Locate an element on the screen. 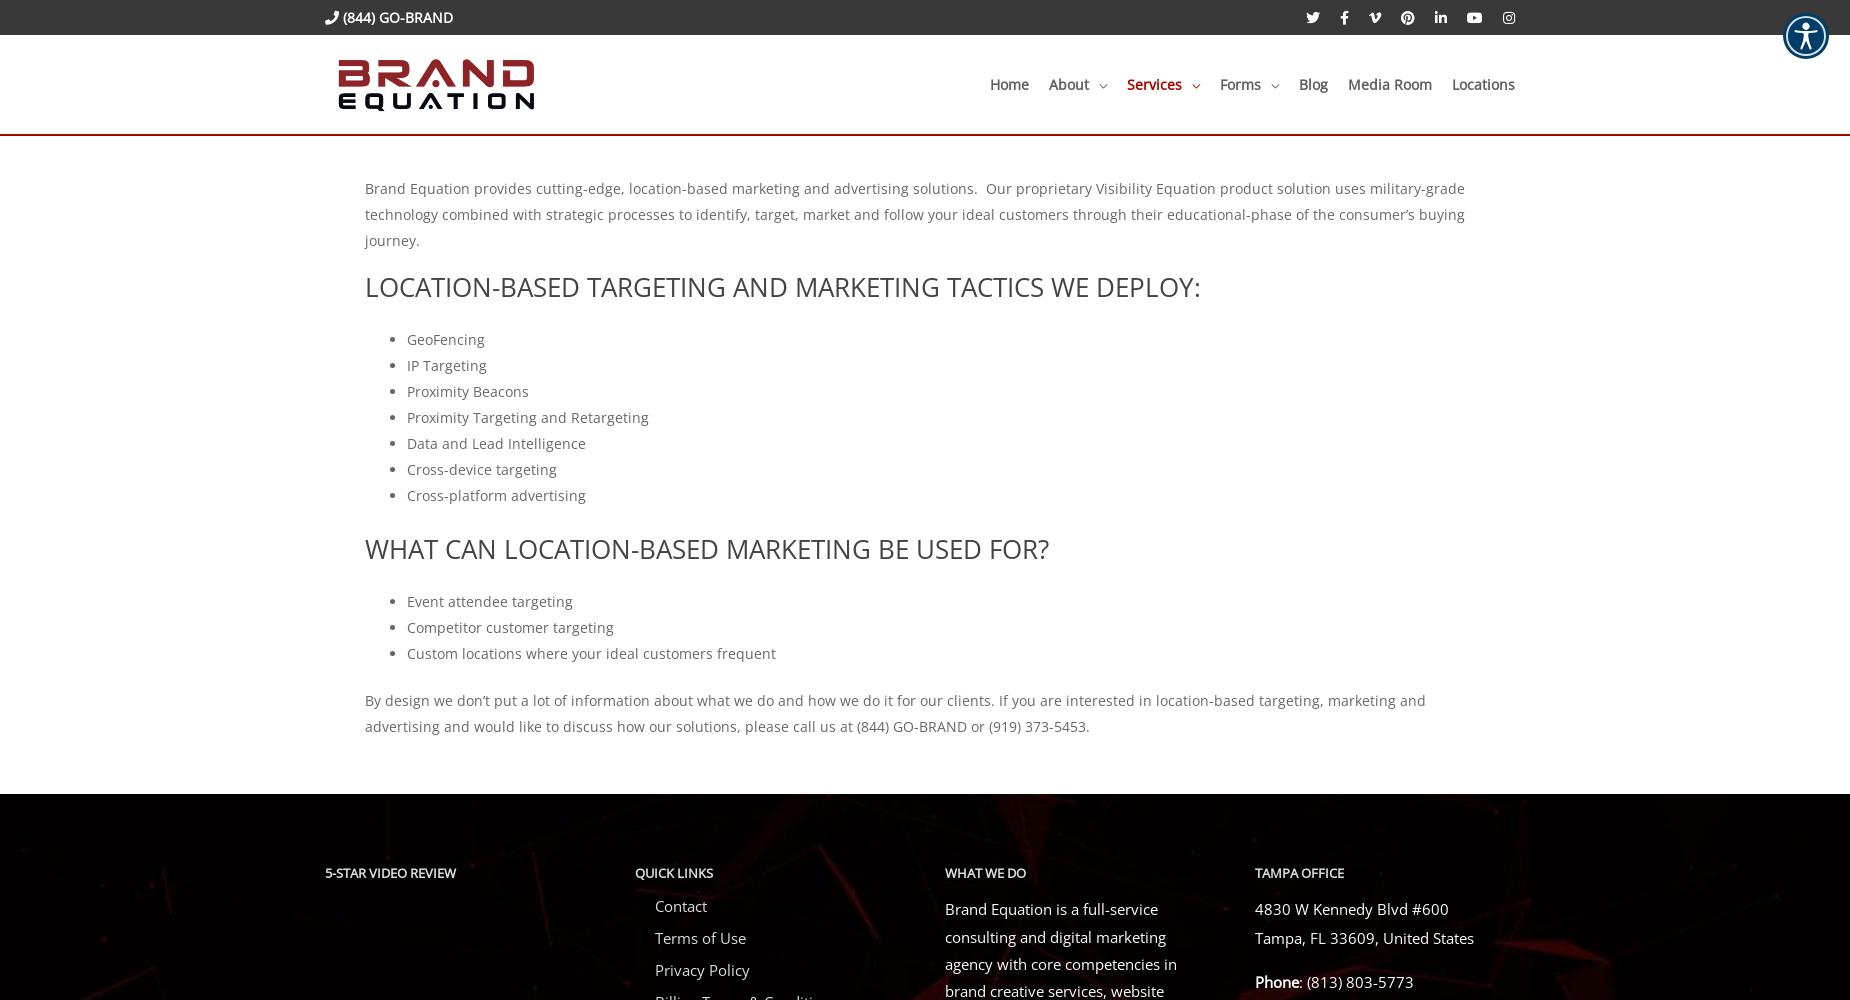  'Media Room' is located at coordinates (1390, 82).